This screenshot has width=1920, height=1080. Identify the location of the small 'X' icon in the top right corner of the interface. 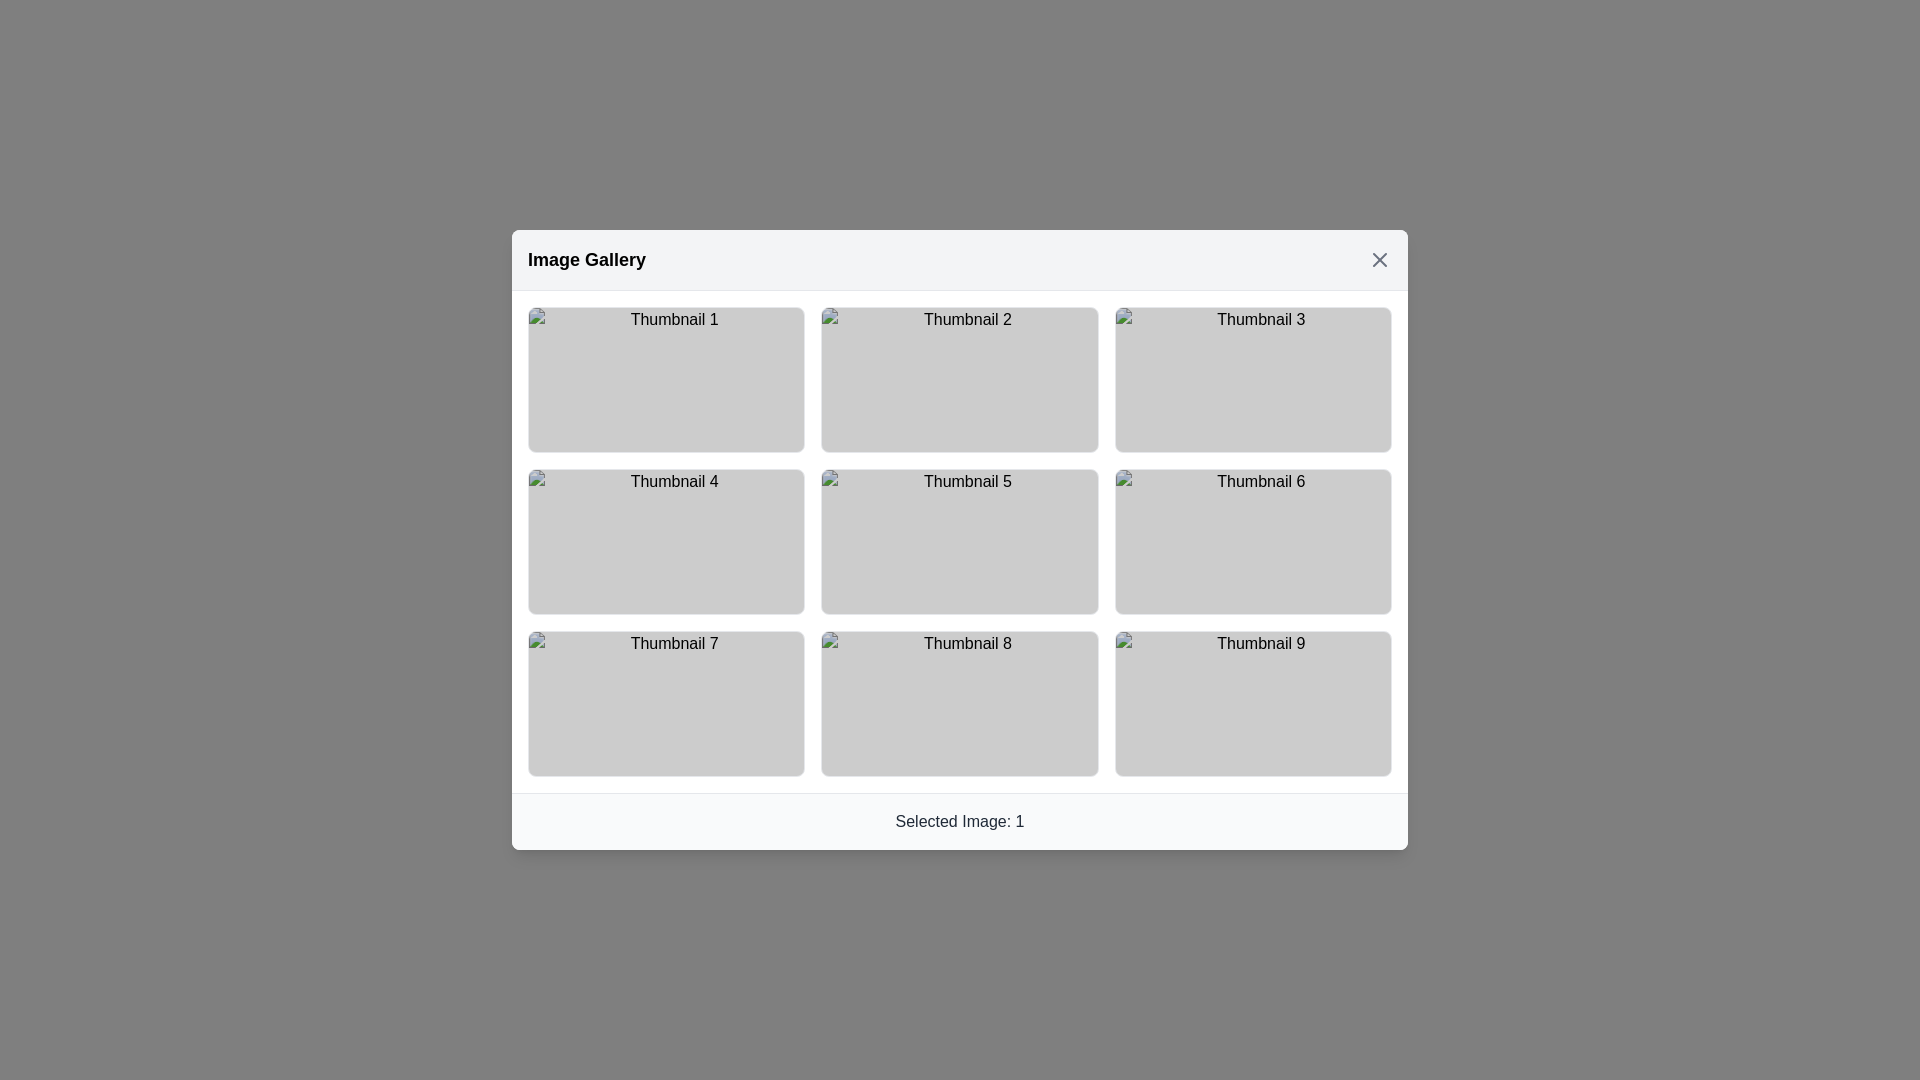
(1379, 258).